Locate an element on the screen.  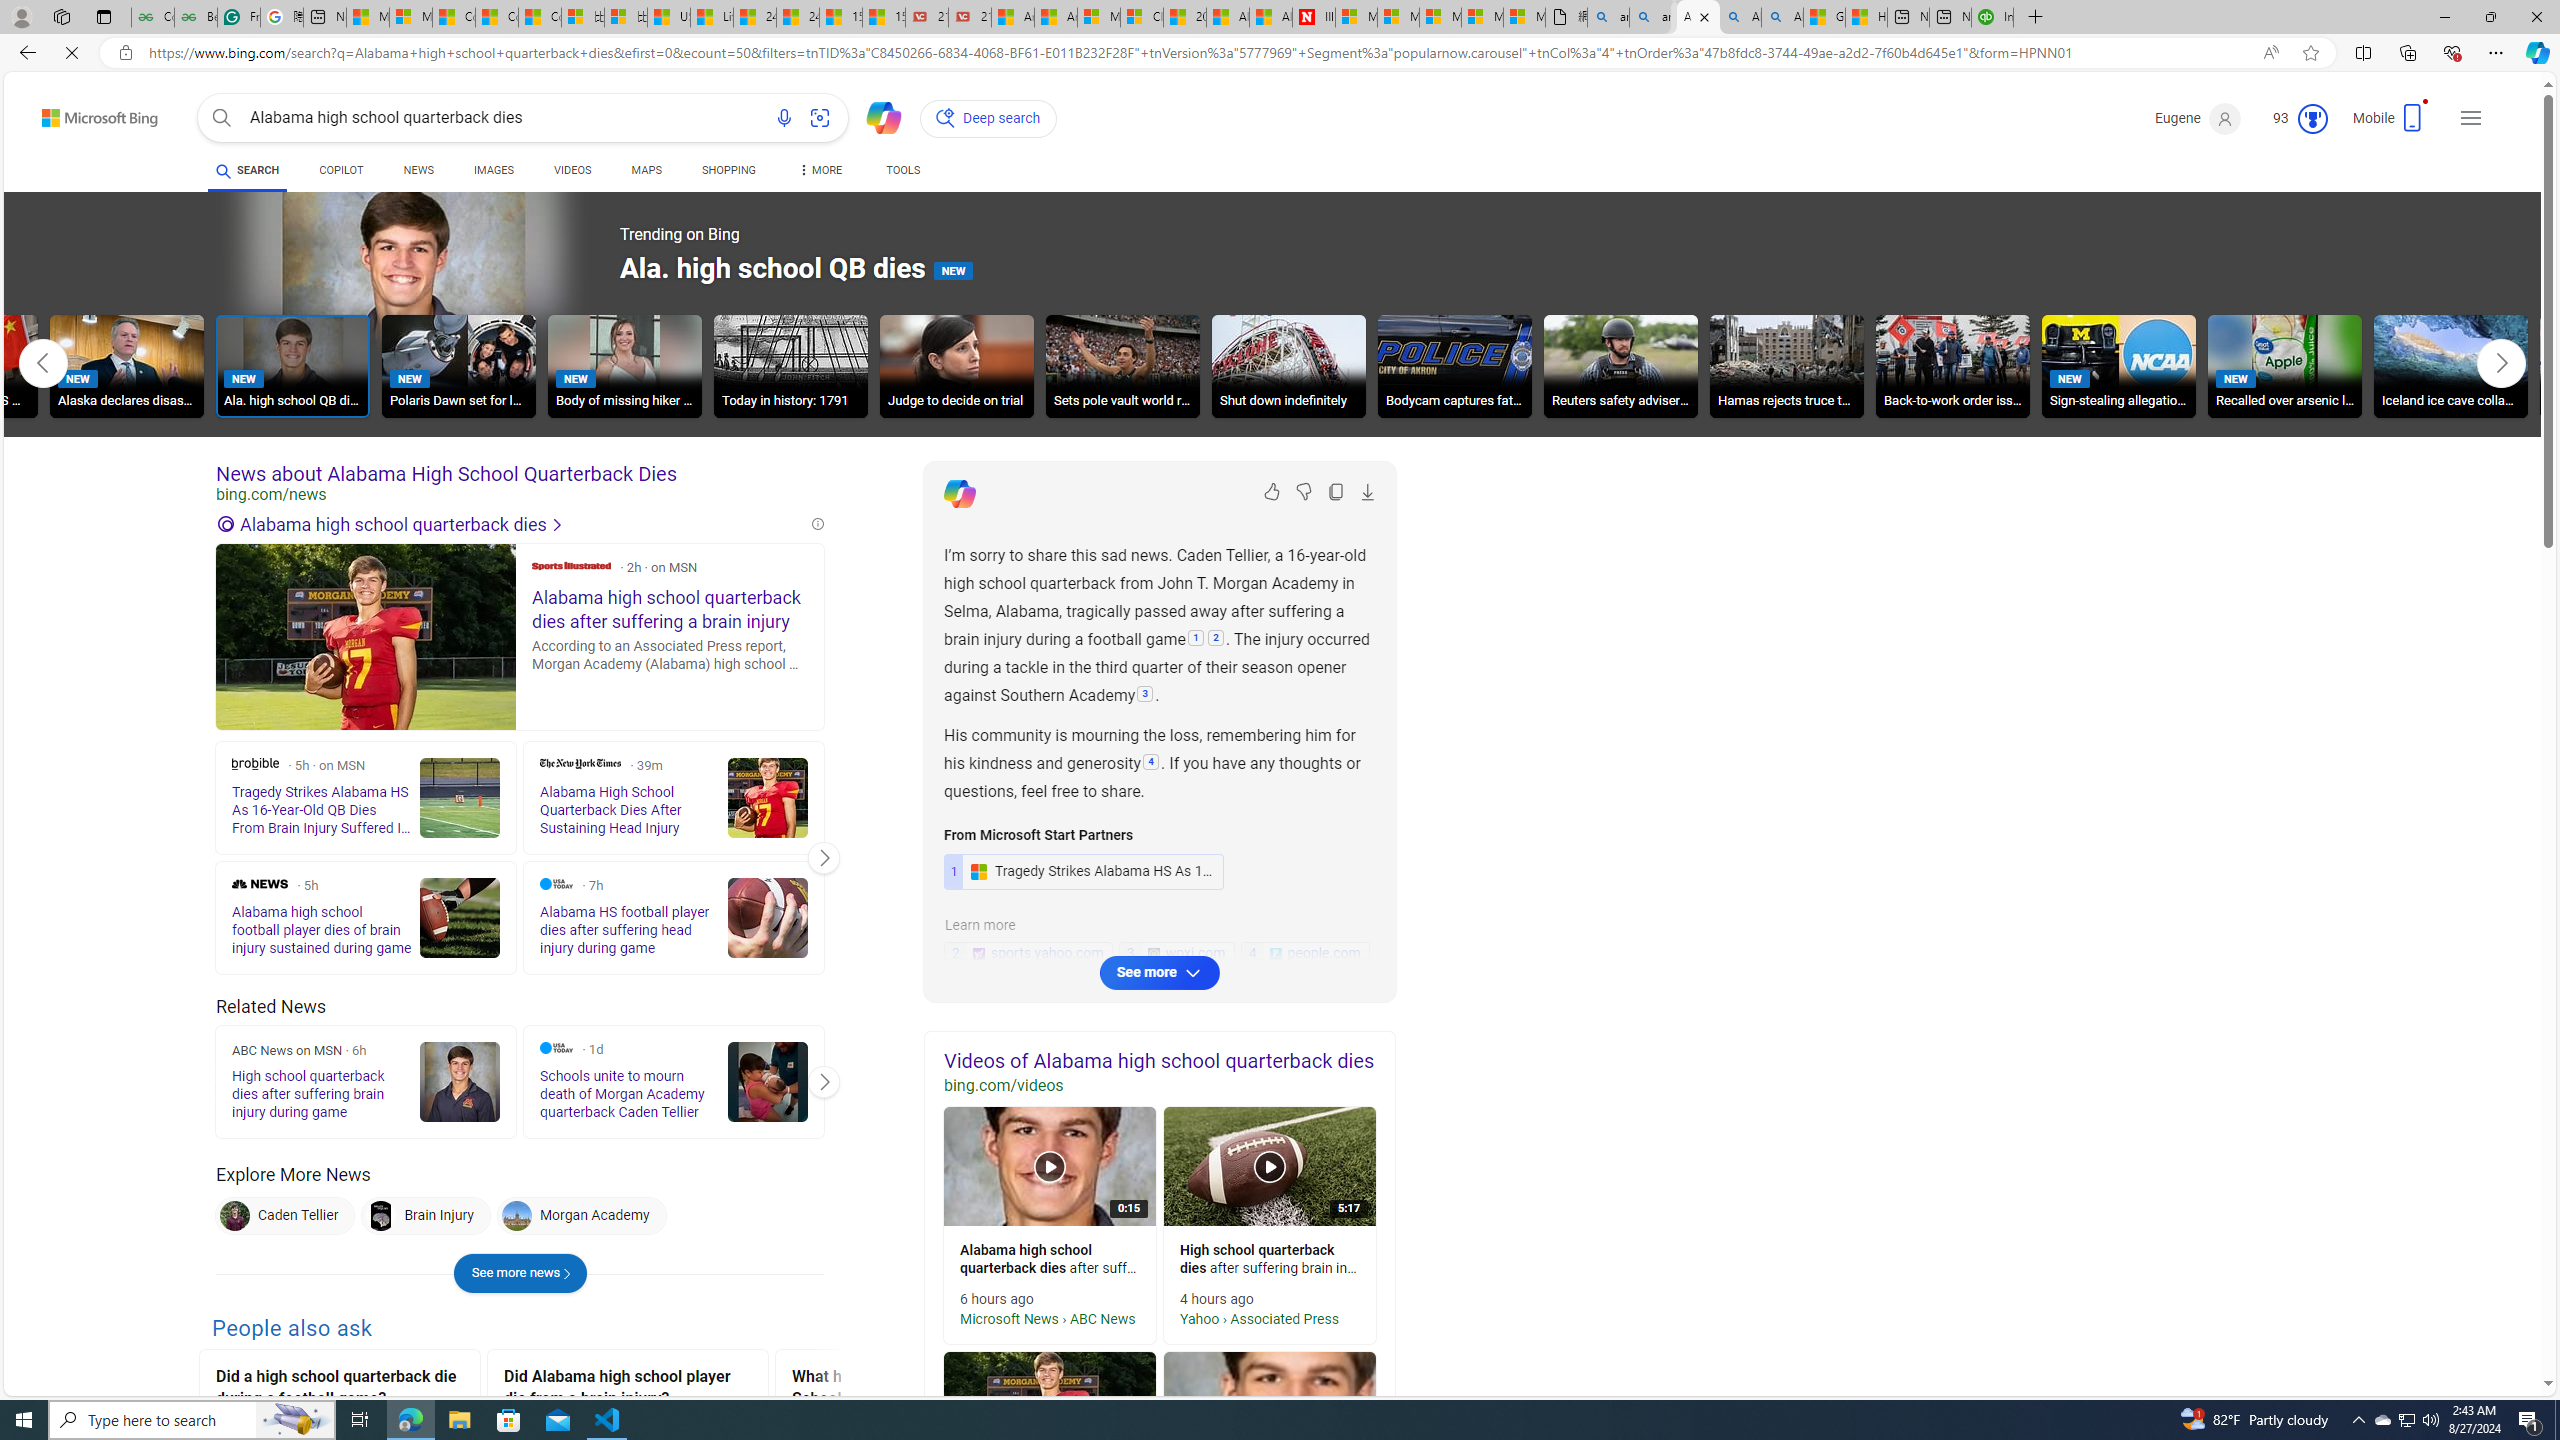
'Lifestyle - MSN' is located at coordinates (710, 16).